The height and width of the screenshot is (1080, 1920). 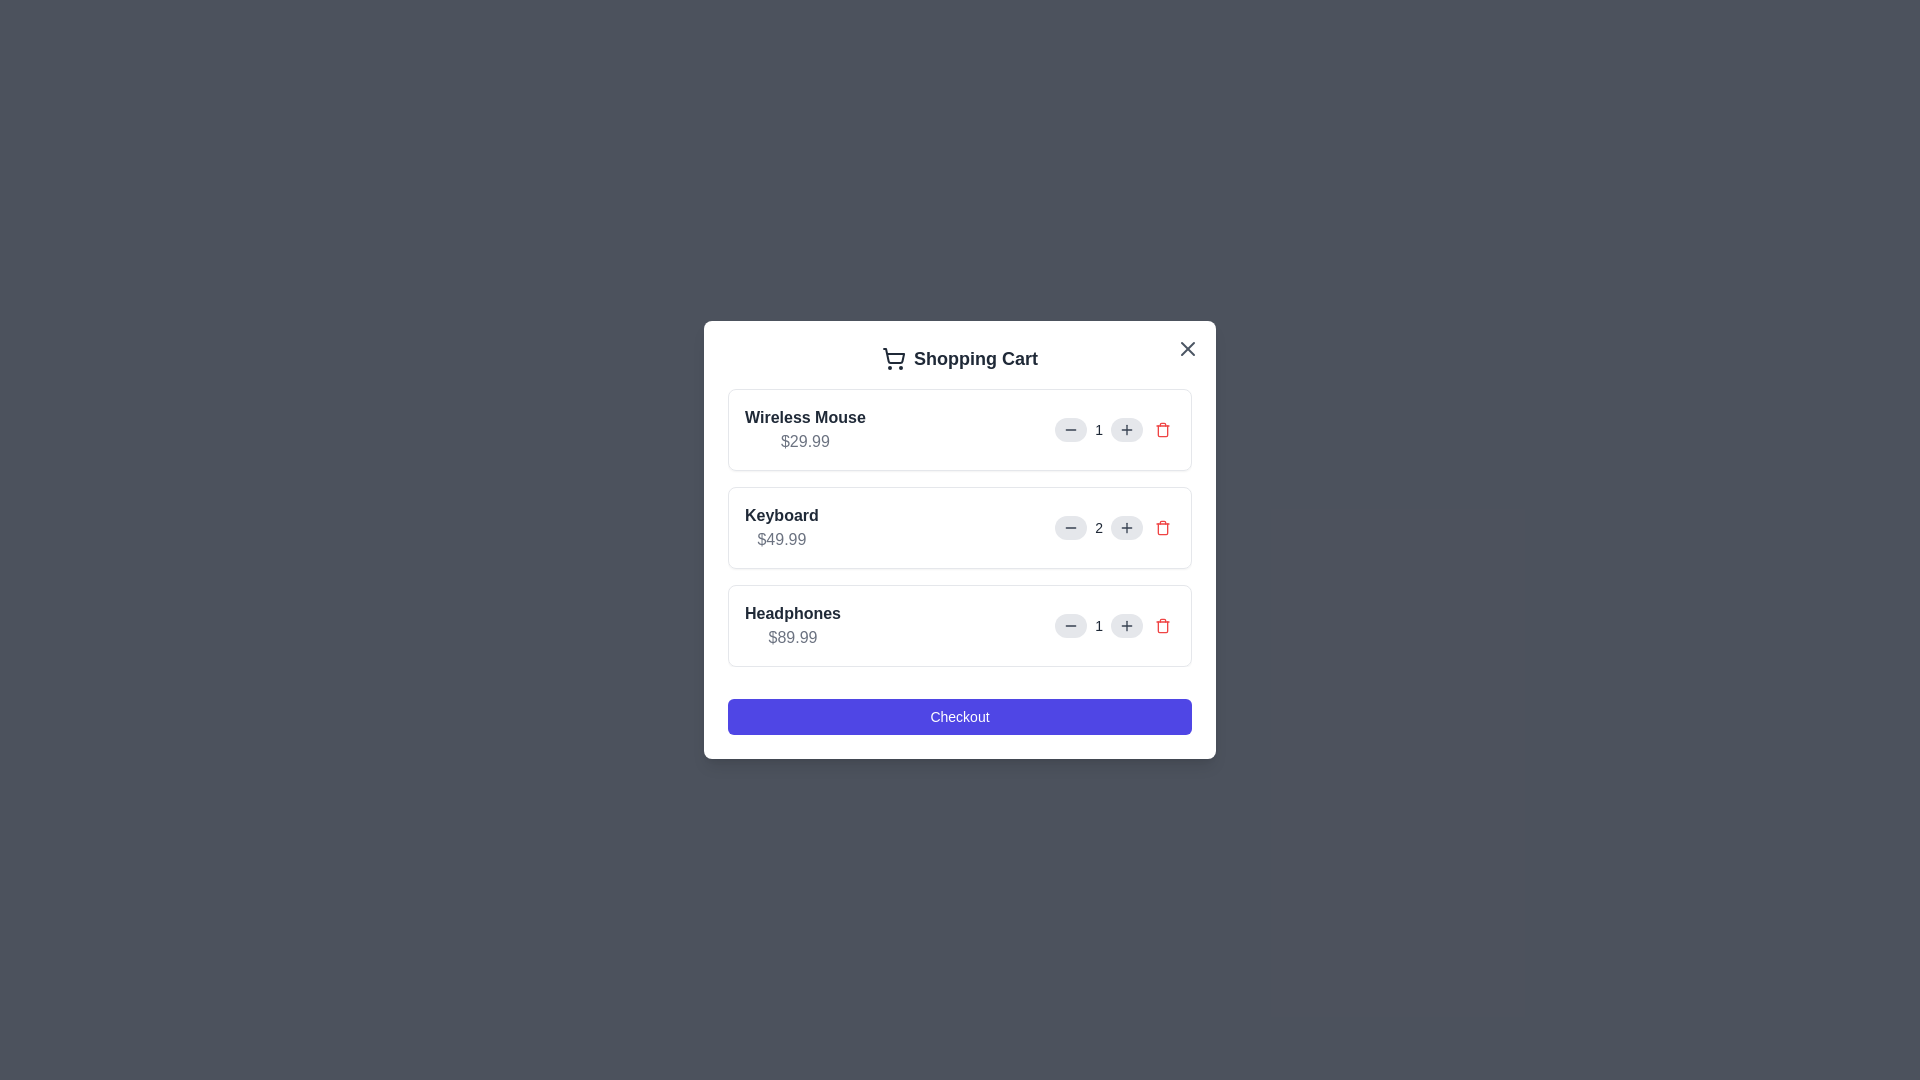 I want to click on the circular '+' button with a light gray background that is located to the right of the numerical label '2' in the shopping cart interface, so click(x=1127, y=527).